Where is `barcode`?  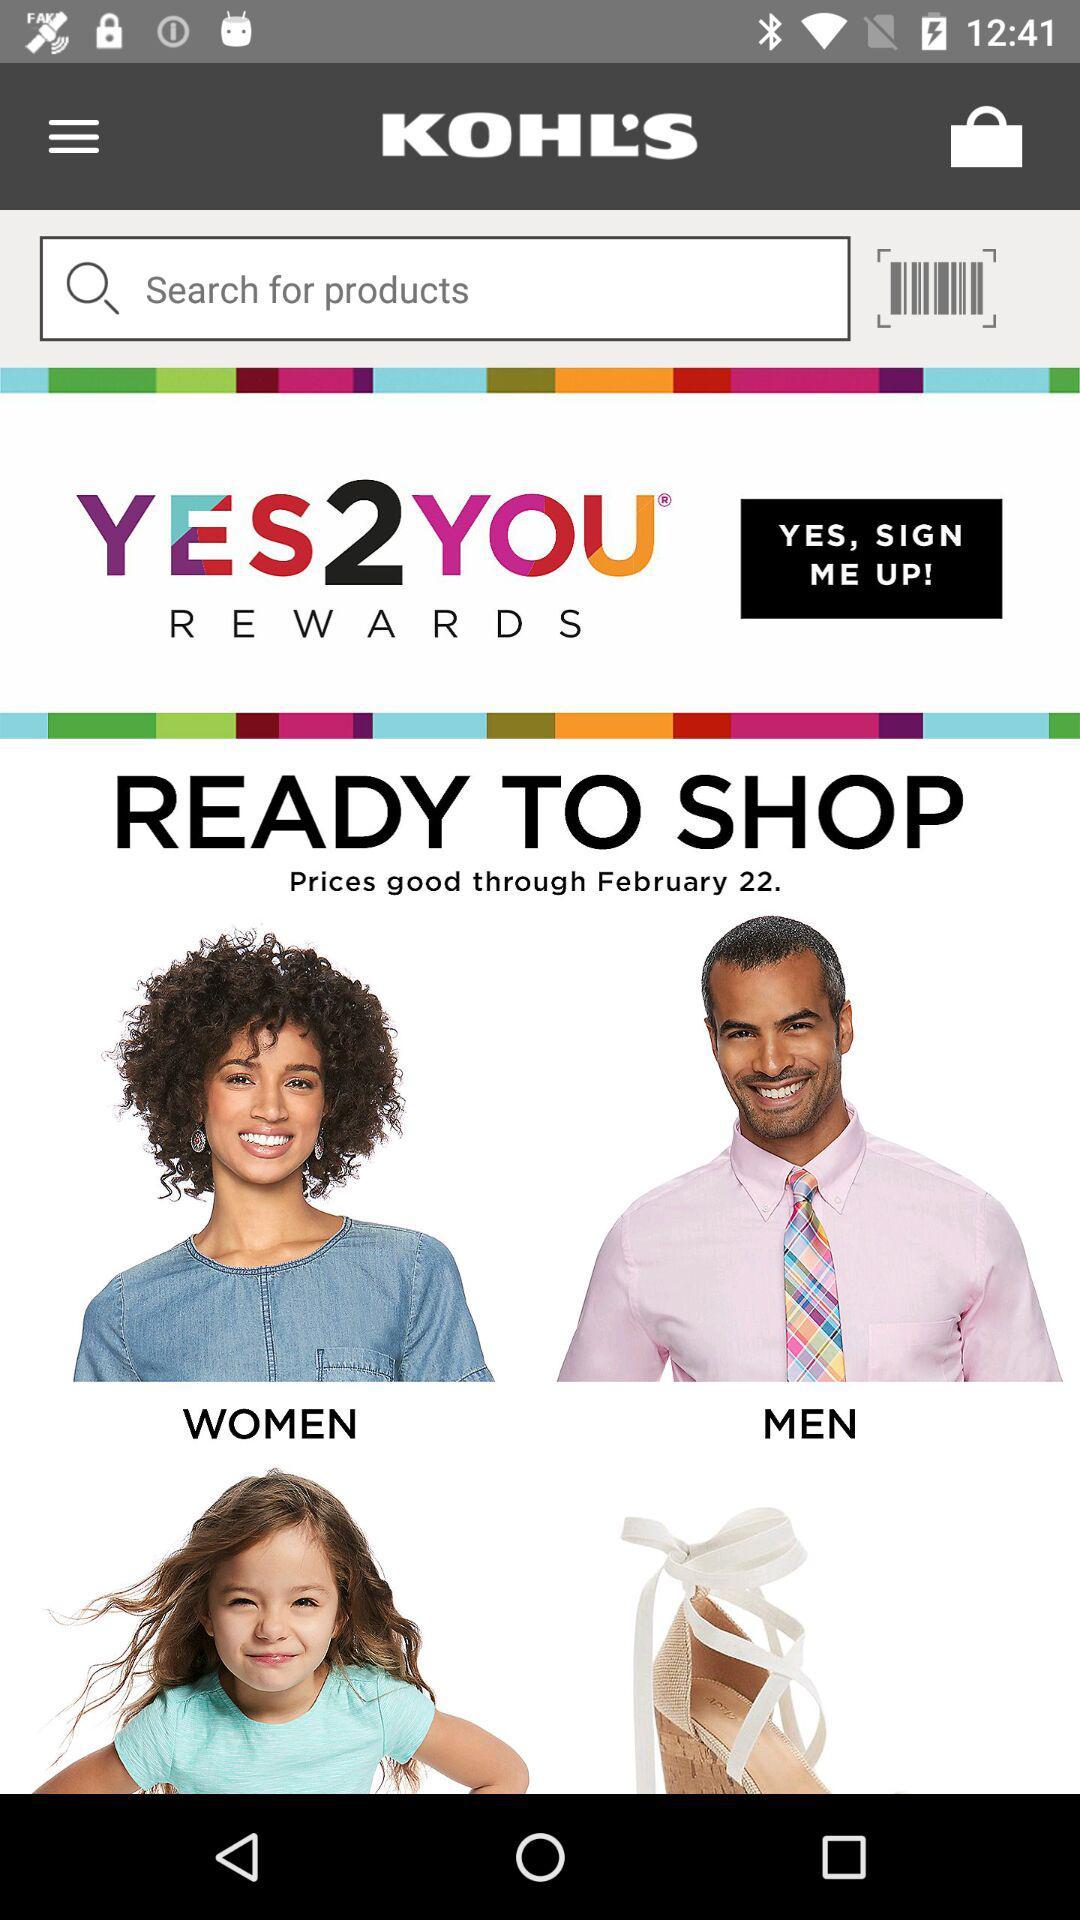
barcode is located at coordinates (936, 287).